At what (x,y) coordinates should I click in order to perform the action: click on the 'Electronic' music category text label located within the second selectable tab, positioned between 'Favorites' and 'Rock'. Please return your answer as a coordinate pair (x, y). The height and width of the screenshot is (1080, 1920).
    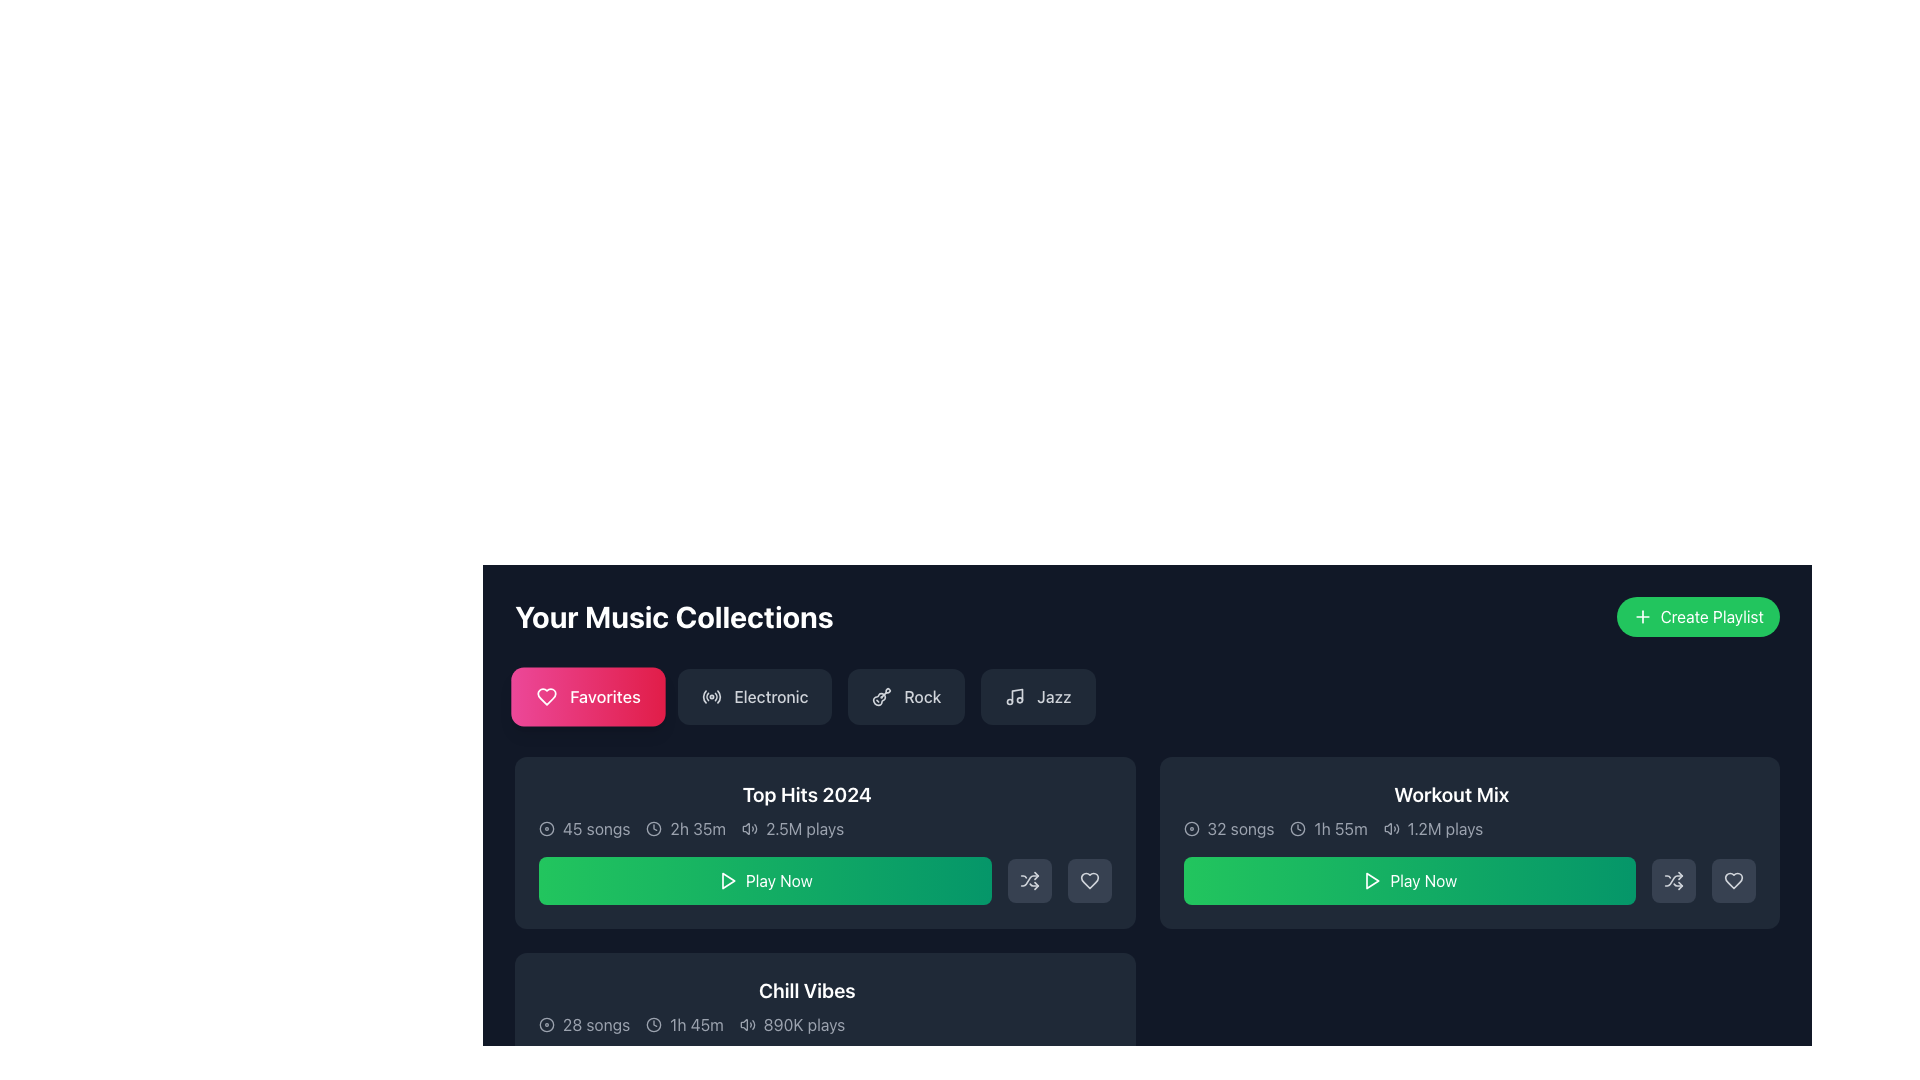
    Looking at the image, I should click on (770, 696).